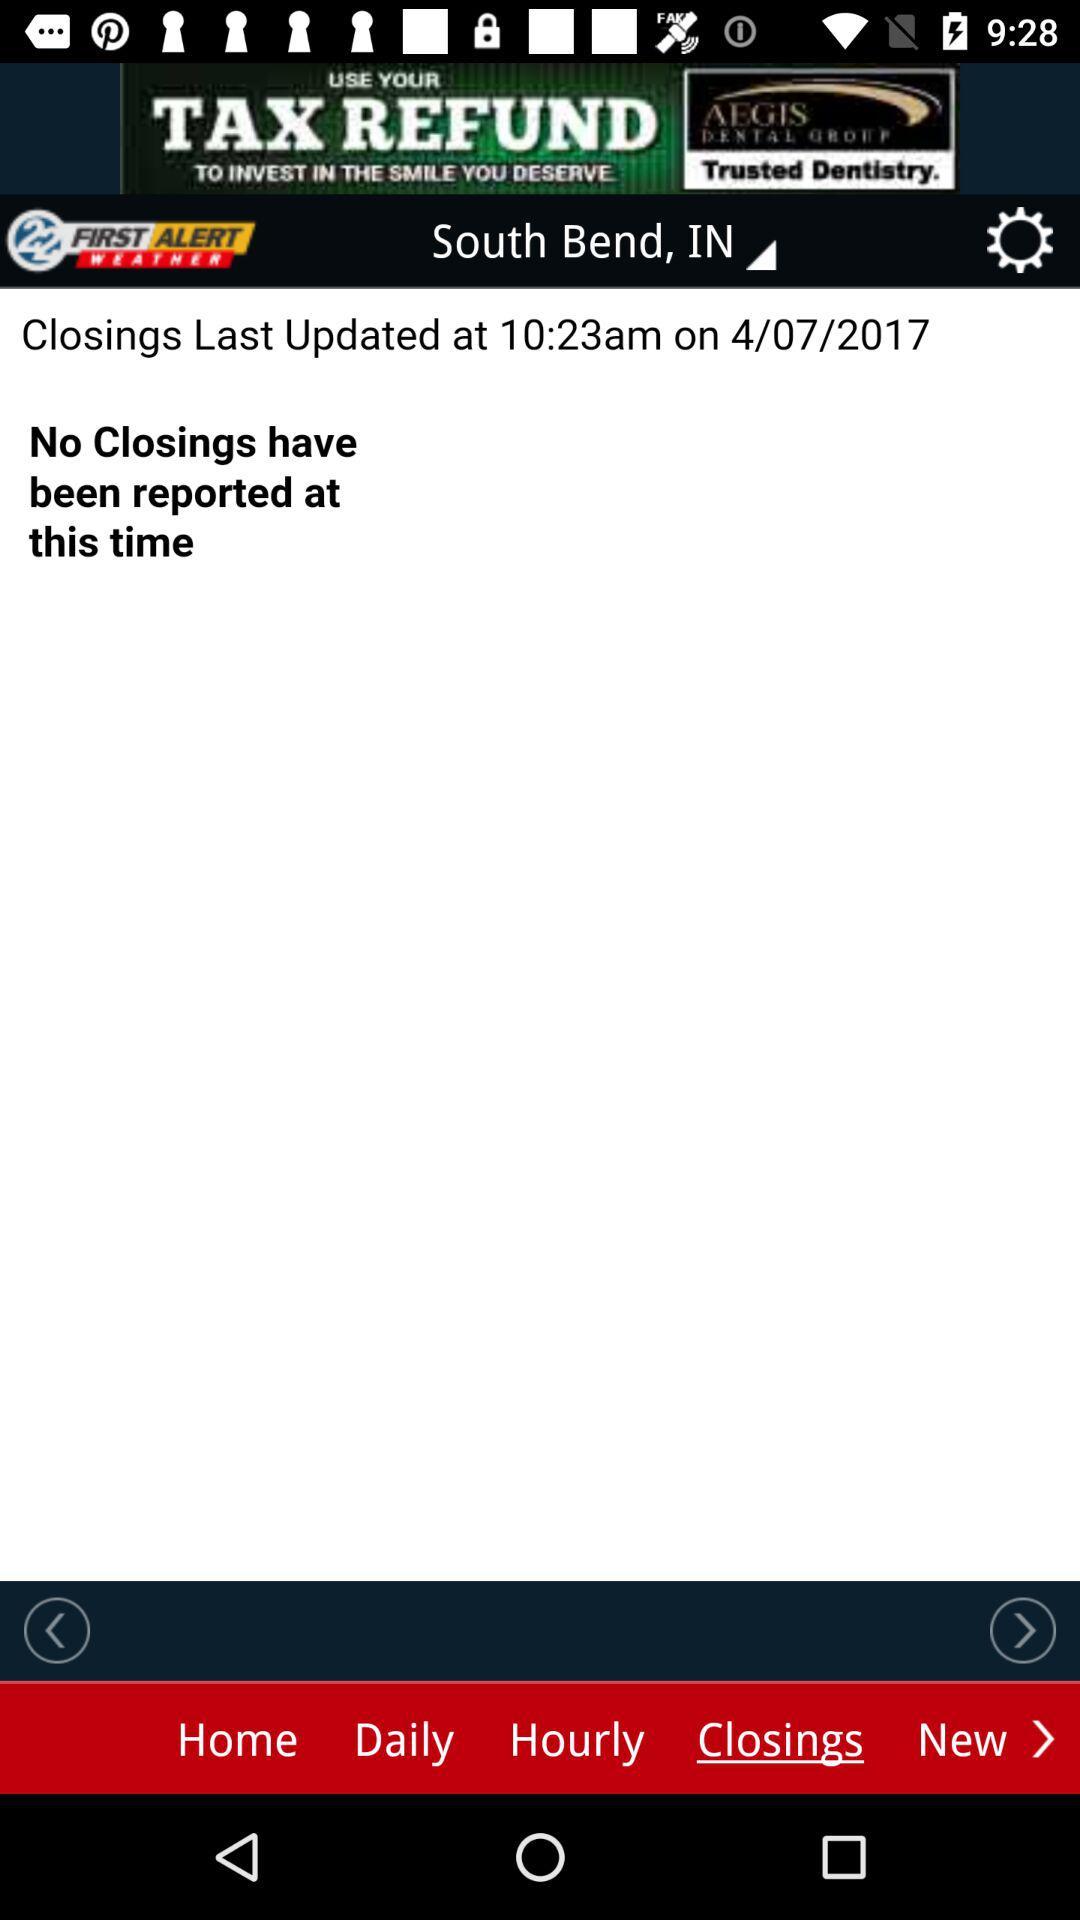  What do you see at coordinates (1042, 1737) in the screenshot?
I see `next` at bounding box center [1042, 1737].